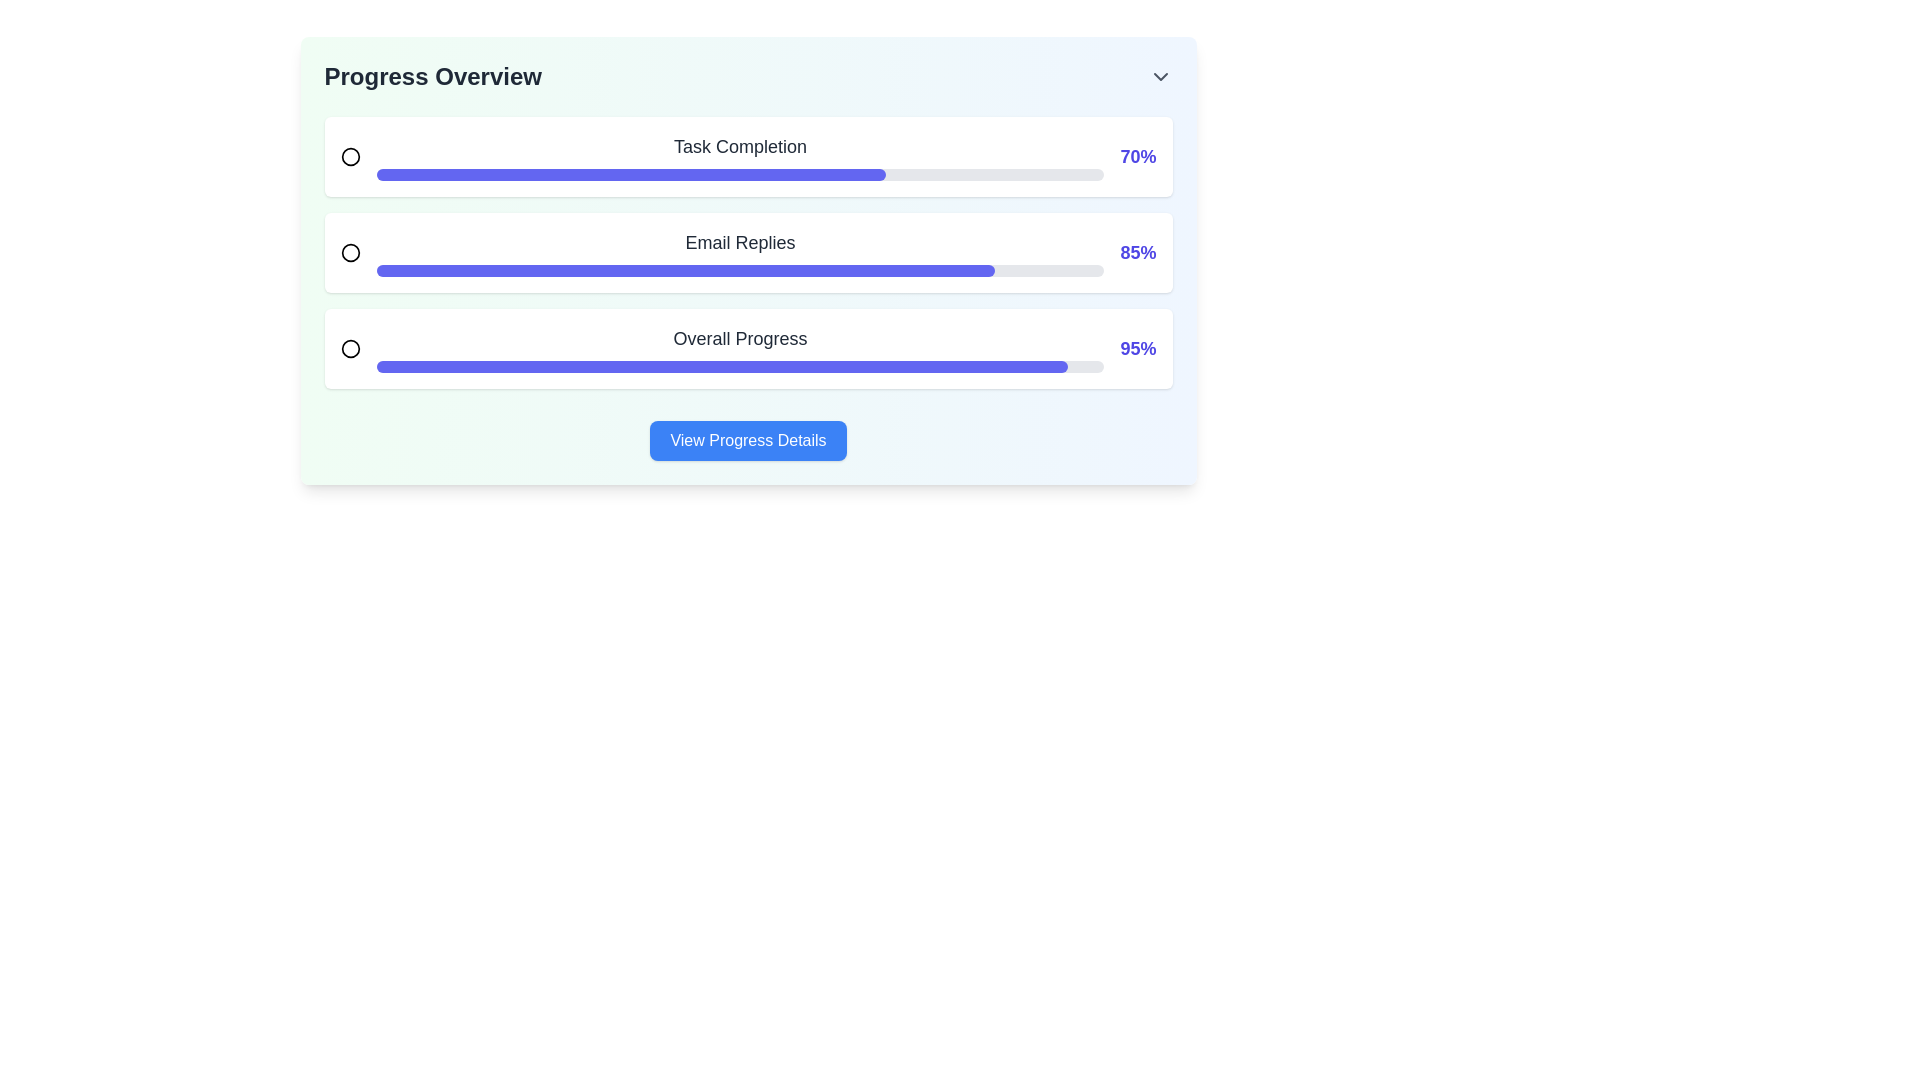 The height and width of the screenshot is (1080, 1920). What do you see at coordinates (739, 366) in the screenshot?
I see `the progress bar that visually represents the 'Overall Progress' as a percentage, located under the 'Overall Progress' label in the third row of the 'Progress Overview' section` at bounding box center [739, 366].